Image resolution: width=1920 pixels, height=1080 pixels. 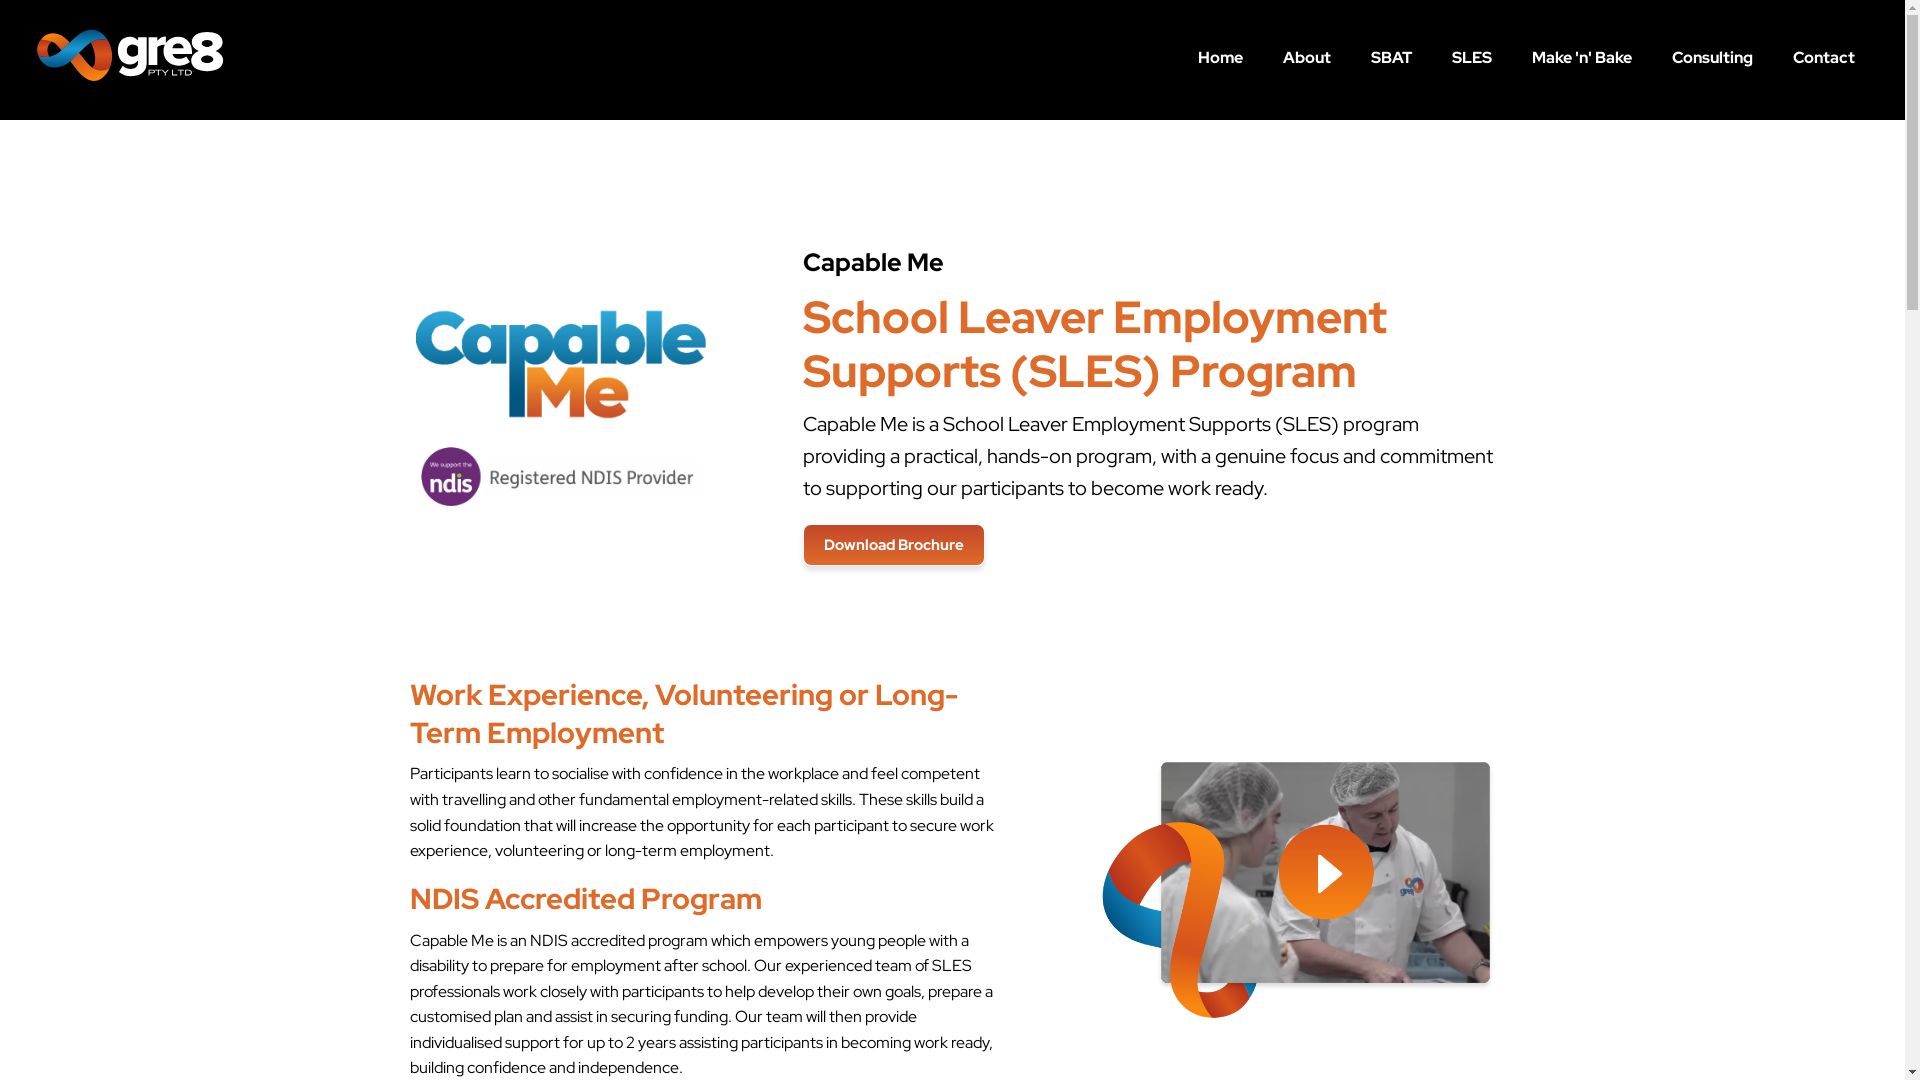 I want to click on 'SBAT', so click(x=1390, y=56).